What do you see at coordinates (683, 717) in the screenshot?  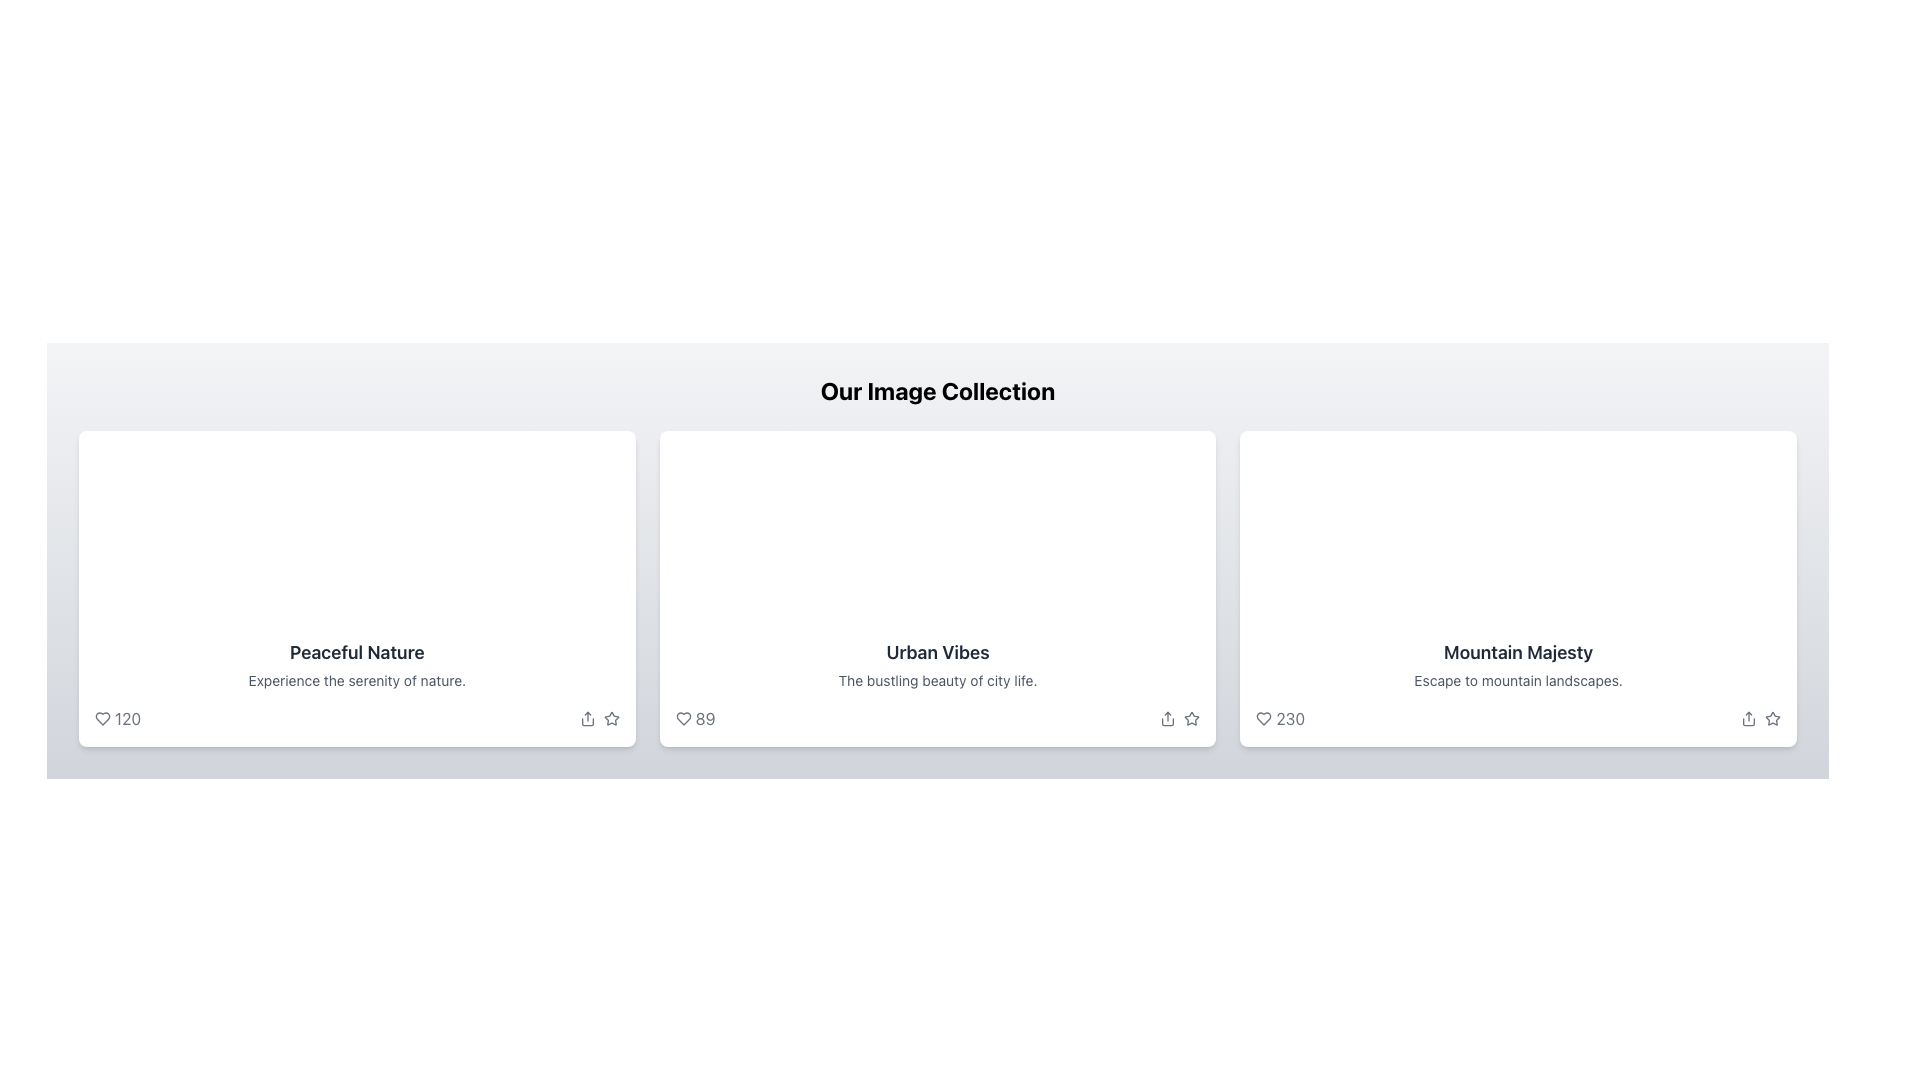 I see `the heart-shaped icon located at the bottom-right corner of the 'Urban Vibes' card` at bounding box center [683, 717].